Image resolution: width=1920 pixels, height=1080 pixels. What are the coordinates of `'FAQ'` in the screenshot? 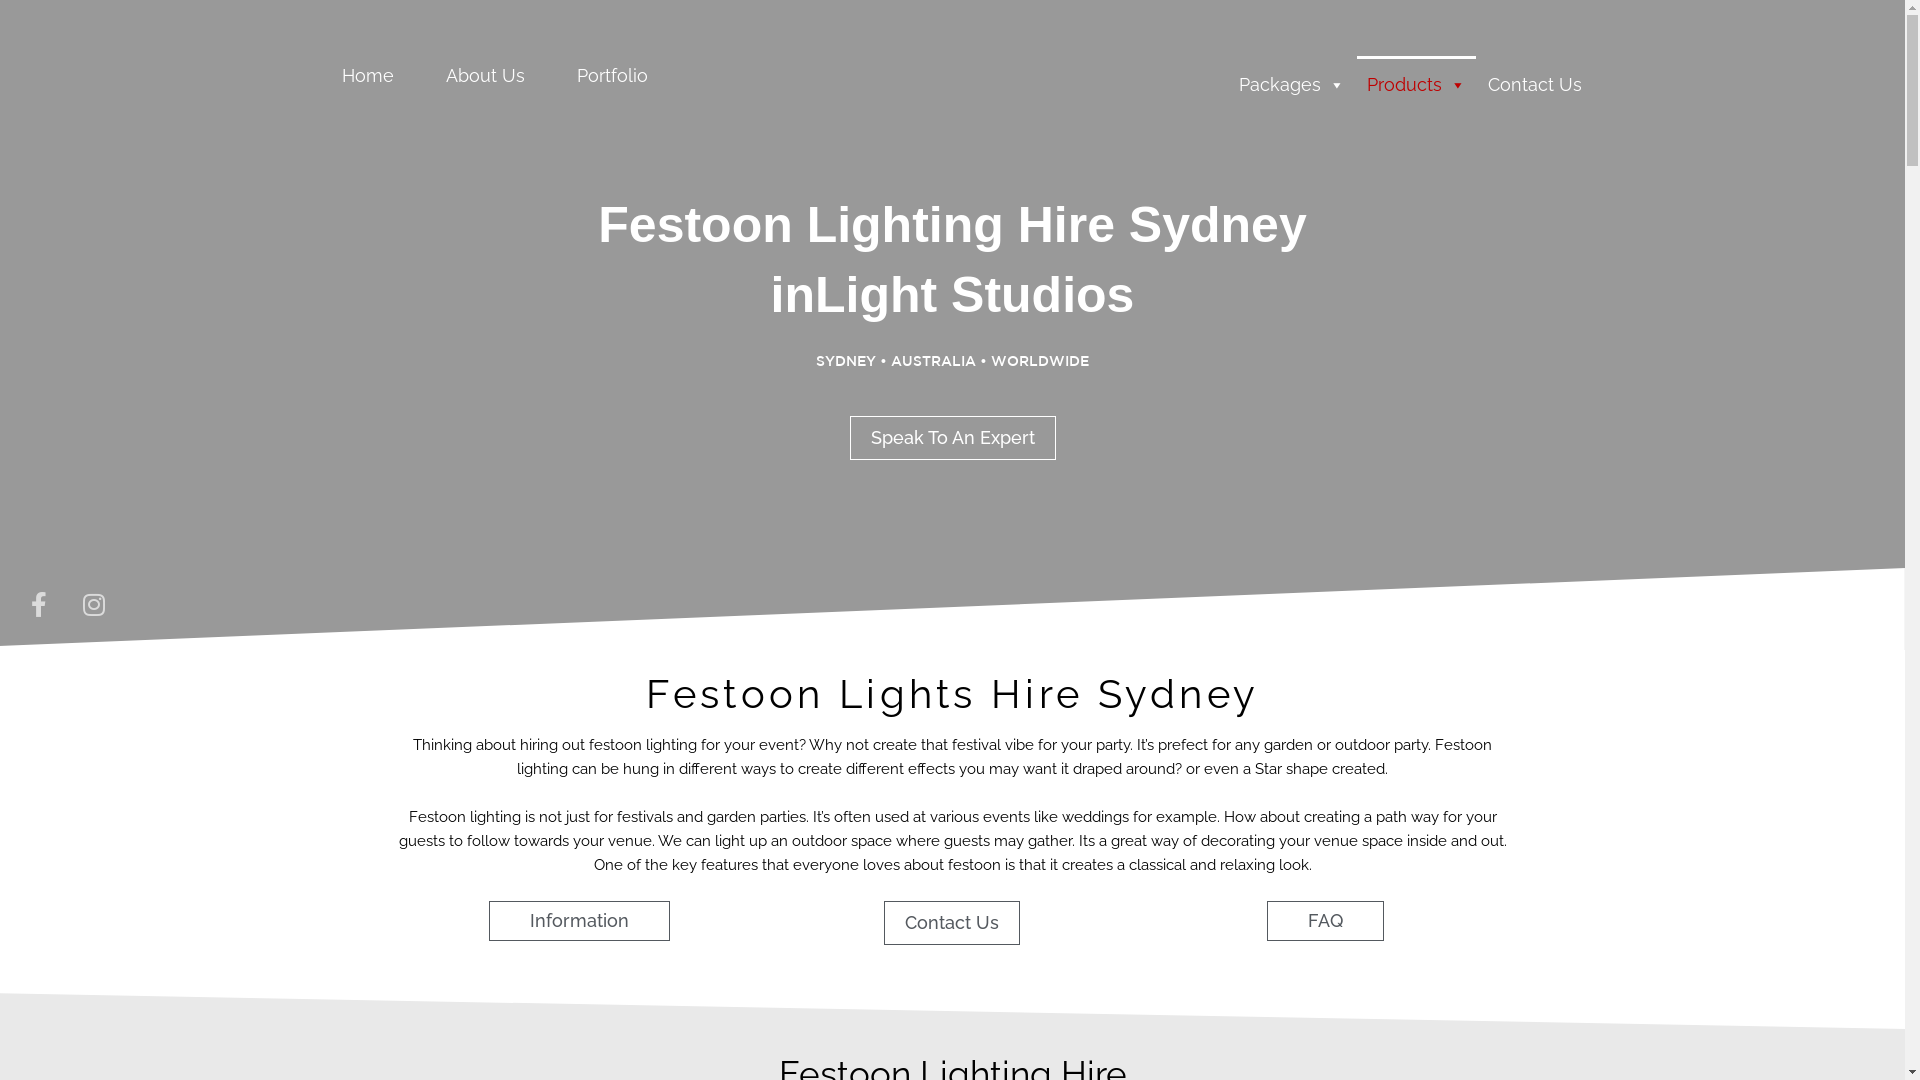 It's located at (1325, 921).